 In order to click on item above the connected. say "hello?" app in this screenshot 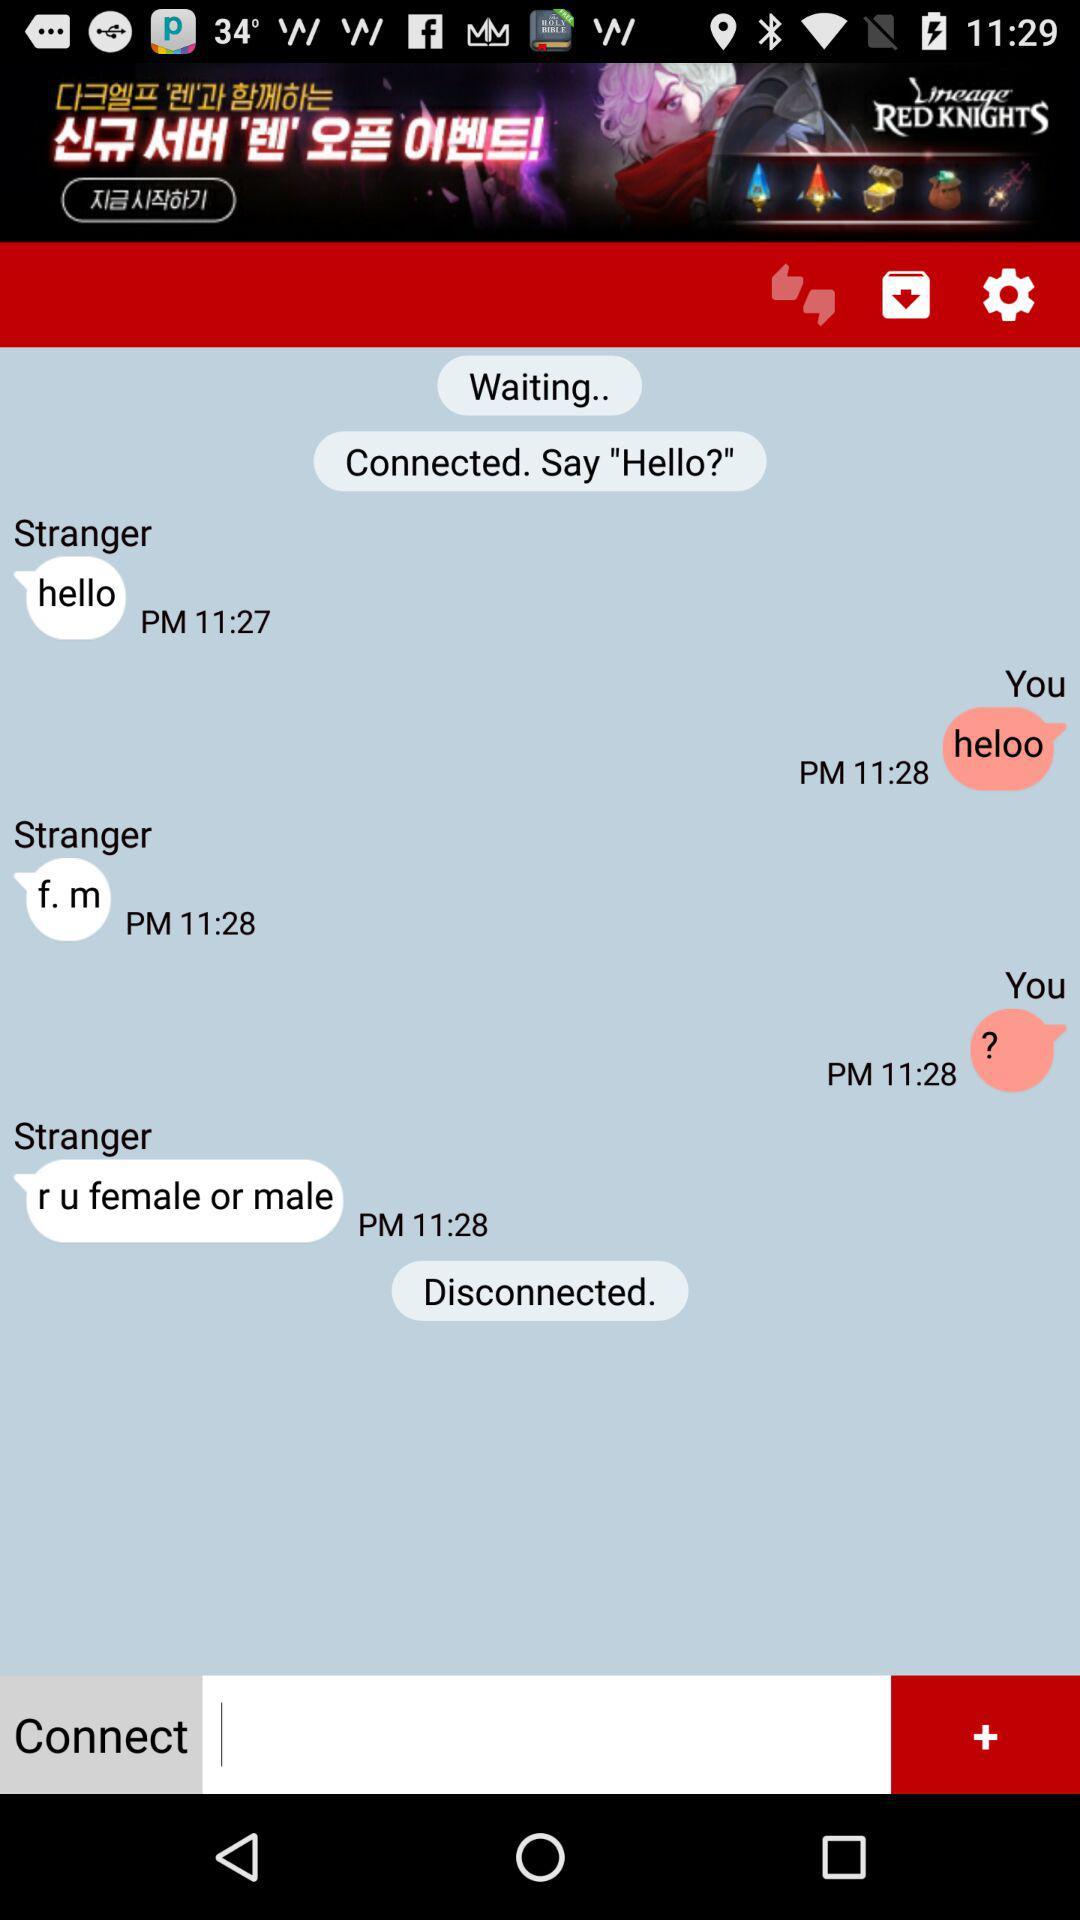, I will do `click(538, 385)`.